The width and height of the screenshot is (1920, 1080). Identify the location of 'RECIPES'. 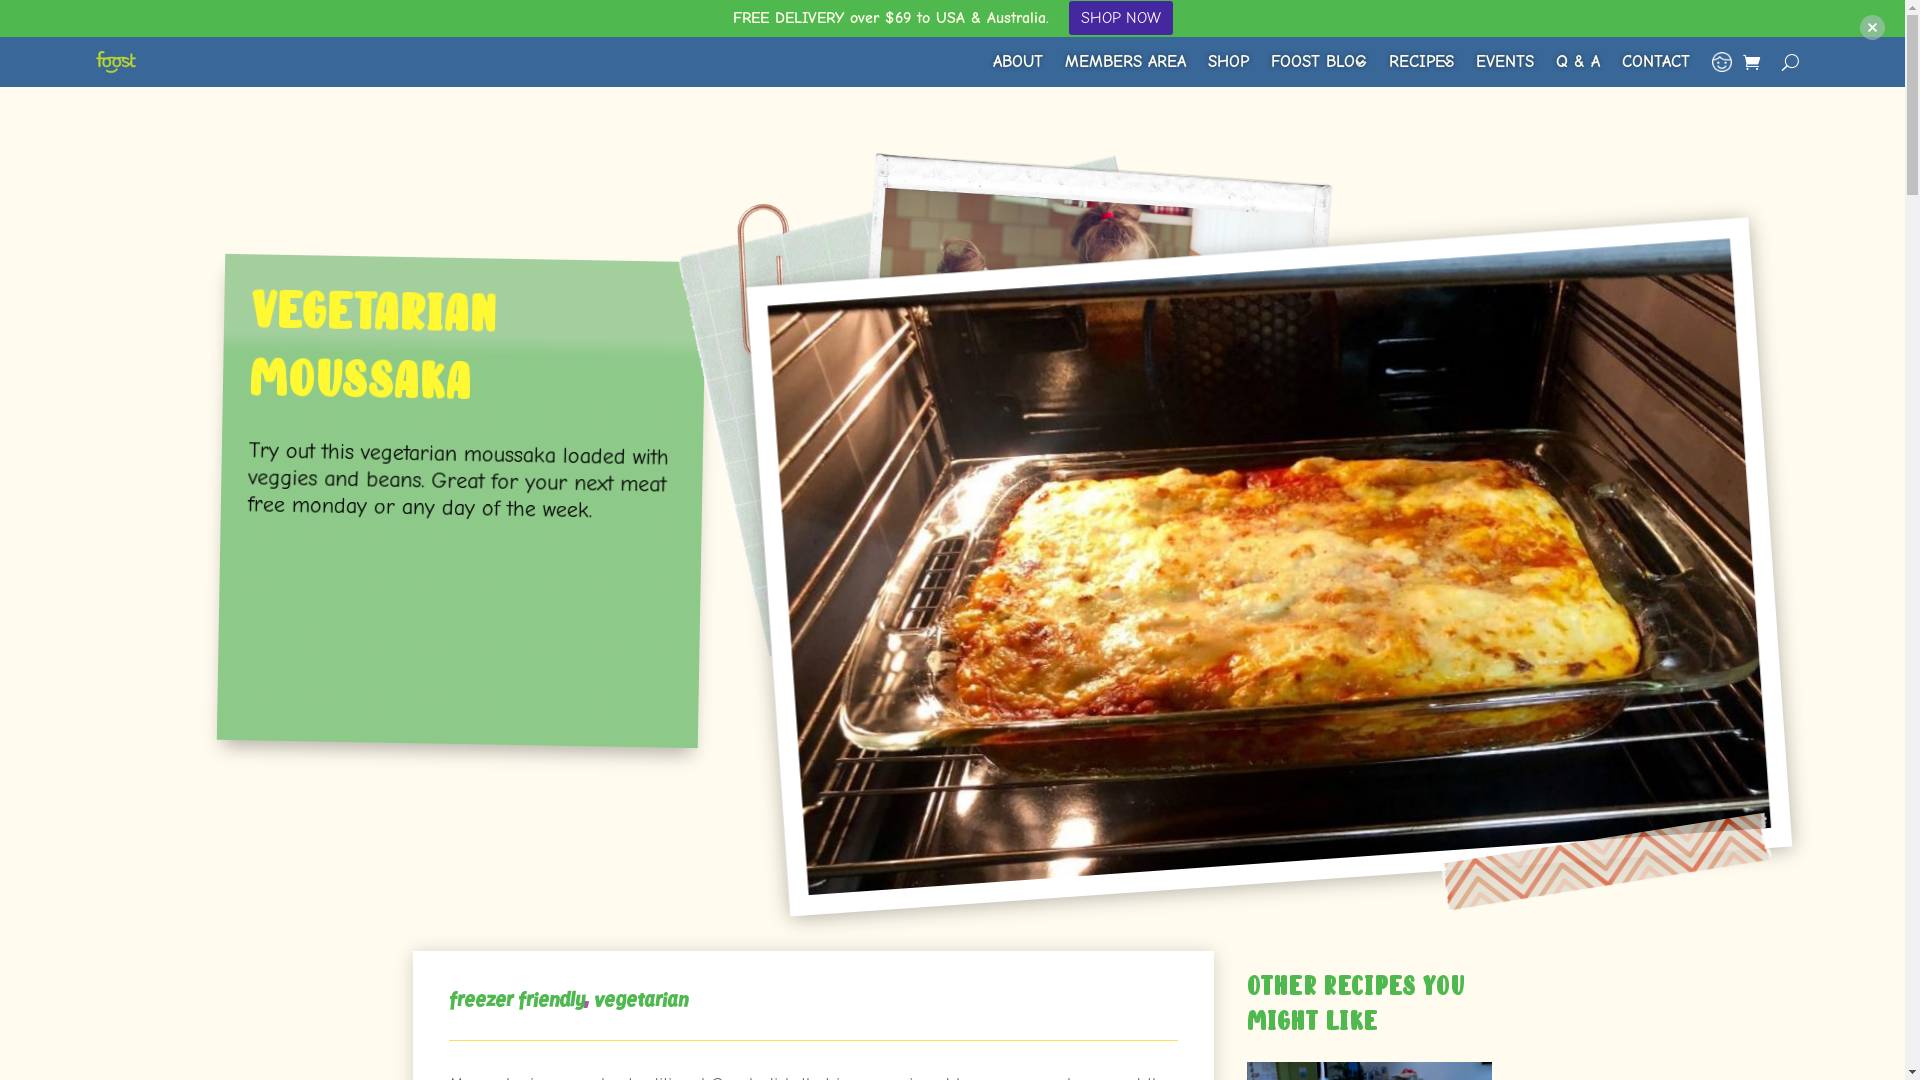
(1387, 60).